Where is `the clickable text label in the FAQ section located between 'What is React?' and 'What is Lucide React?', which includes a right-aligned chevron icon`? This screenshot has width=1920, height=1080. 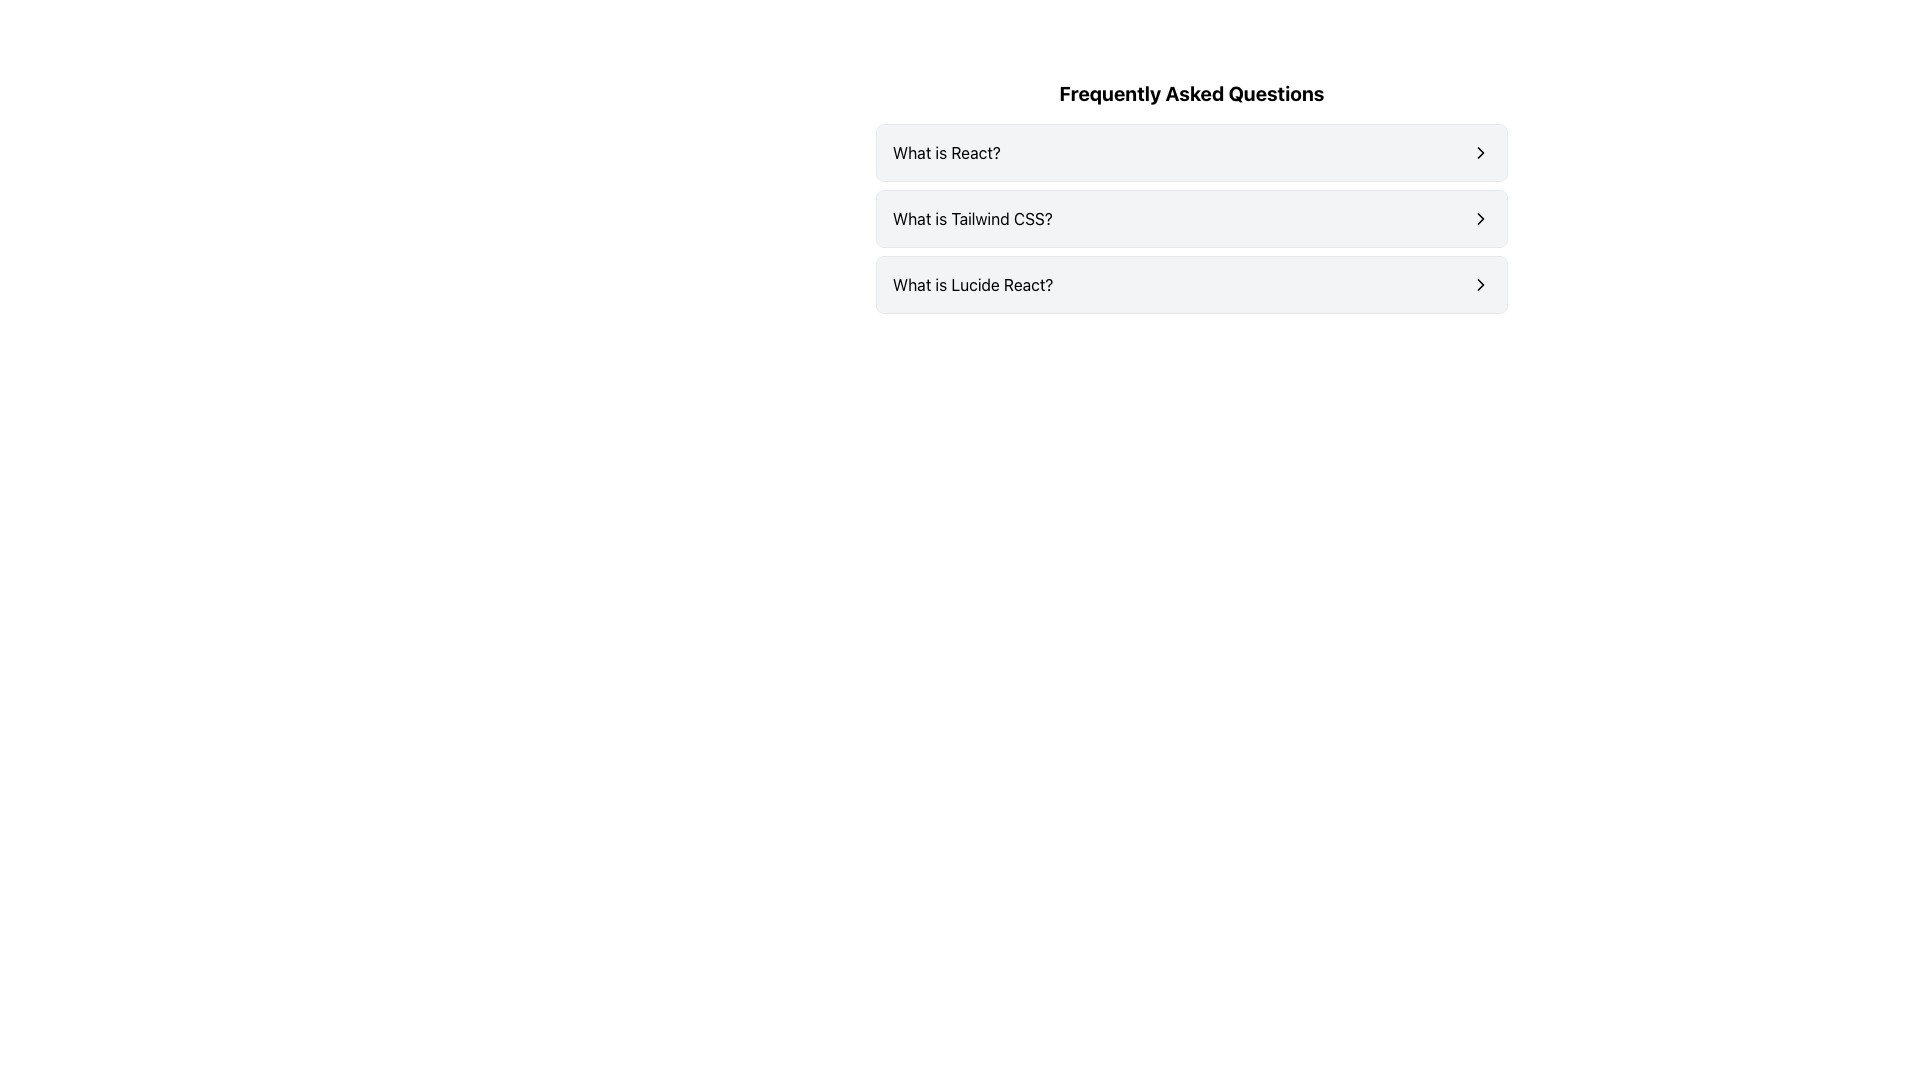
the clickable text label in the FAQ section located between 'What is React?' and 'What is Lucide React?', which includes a right-aligned chevron icon is located at coordinates (972, 219).